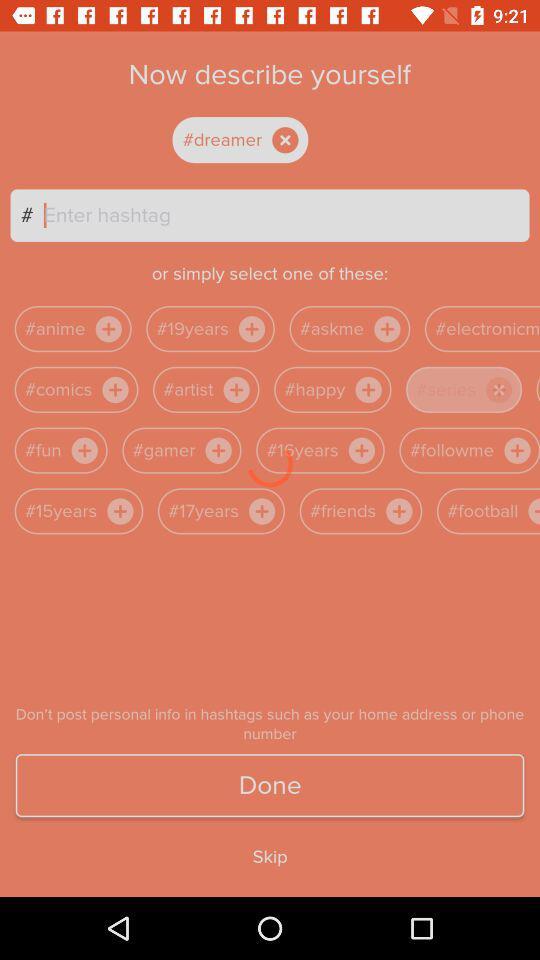  What do you see at coordinates (285, 215) in the screenshot?
I see `hashtag to describe yourself` at bounding box center [285, 215].